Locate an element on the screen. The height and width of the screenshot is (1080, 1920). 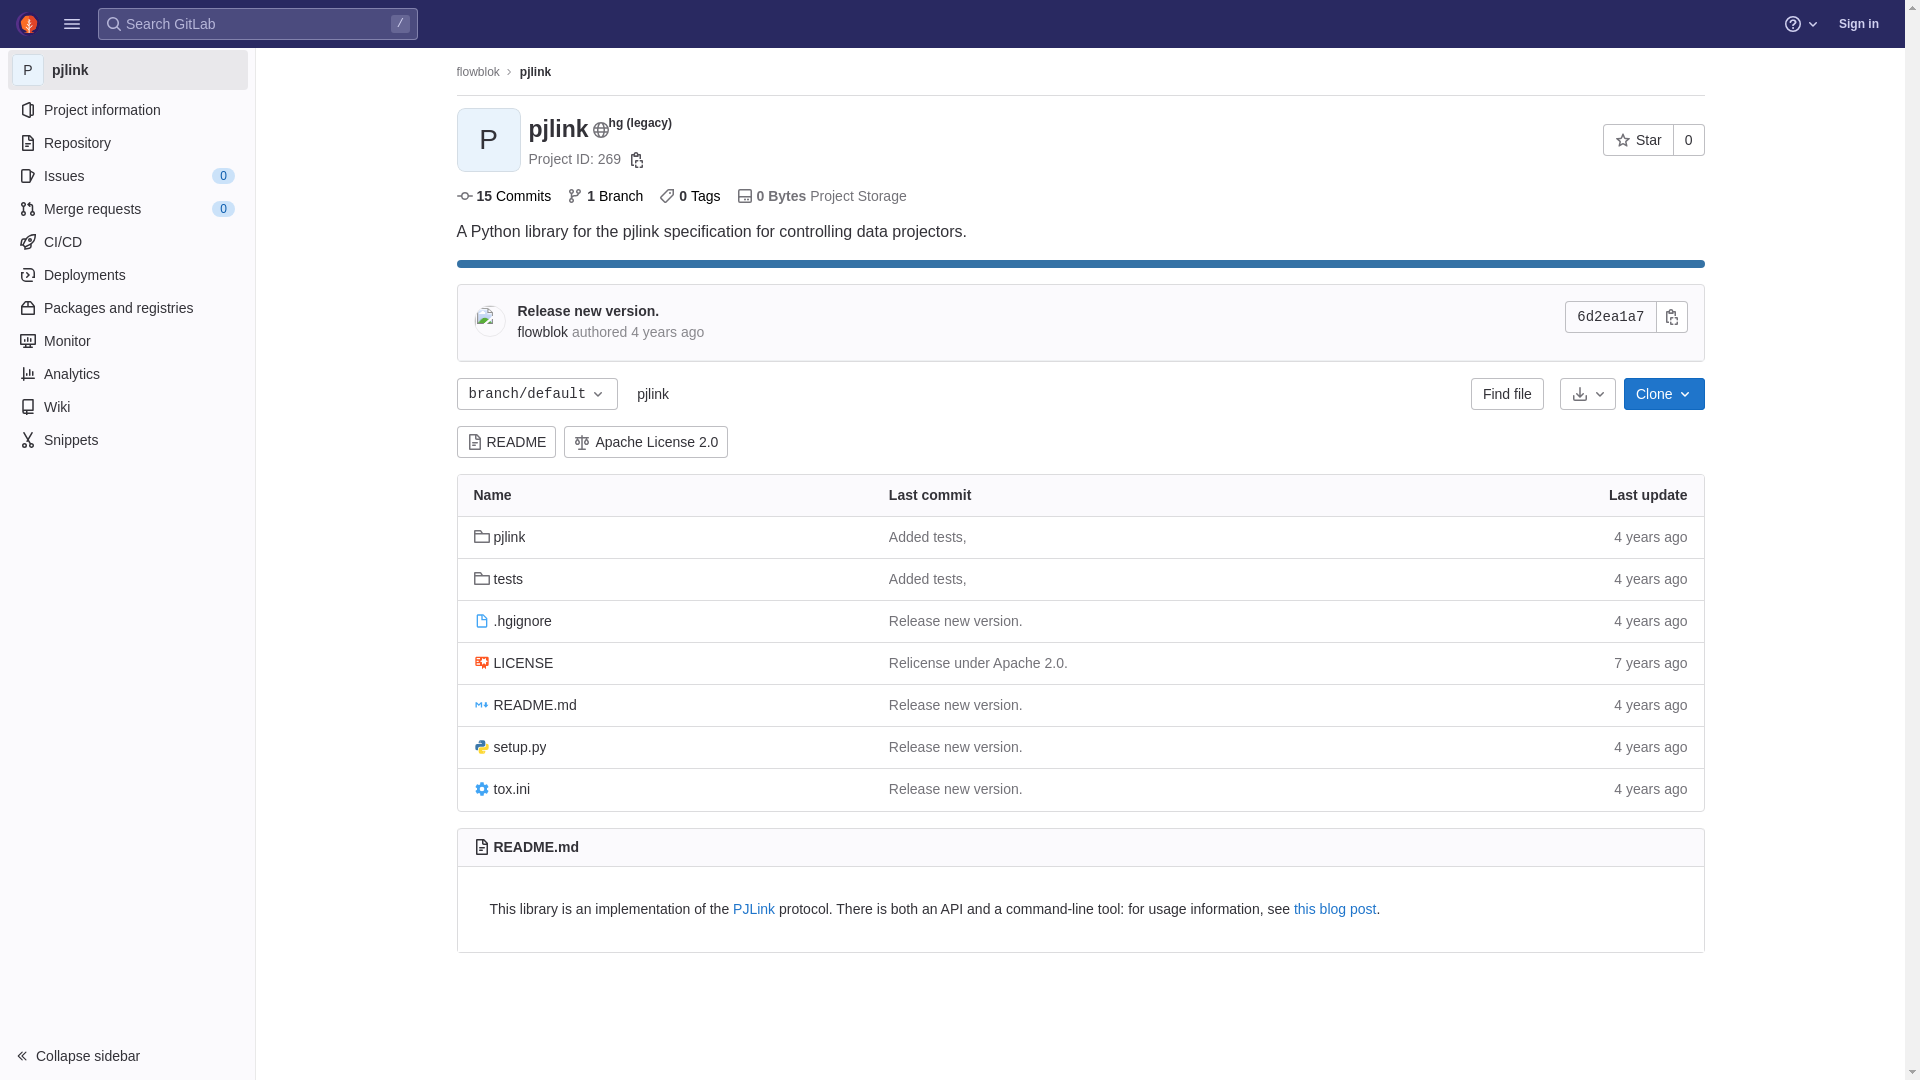
'pjlink' is located at coordinates (535, 71).